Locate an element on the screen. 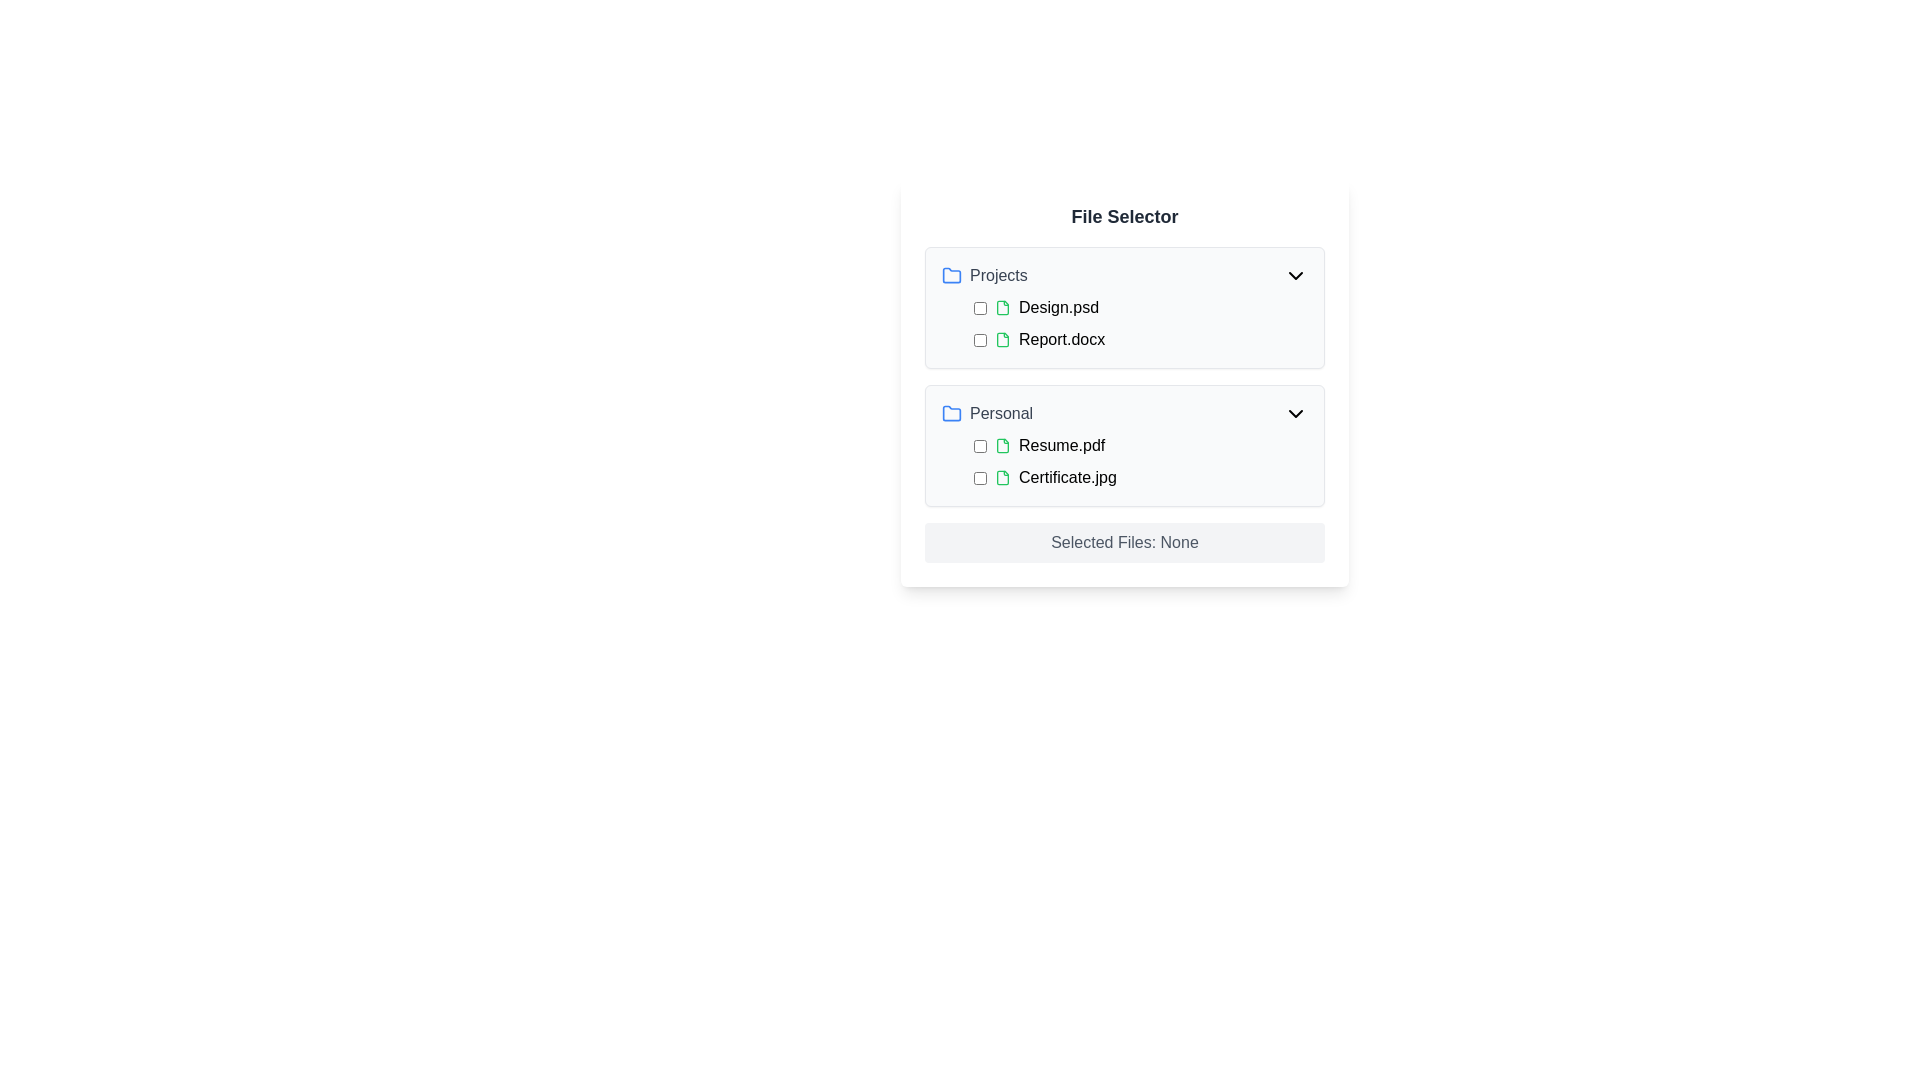 This screenshot has width=1920, height=1080. to select the 'Personal' folder in the file selection interface, which is represented by a blue folder icon and labeled 'Personal' is located at coordinates (987, 412).